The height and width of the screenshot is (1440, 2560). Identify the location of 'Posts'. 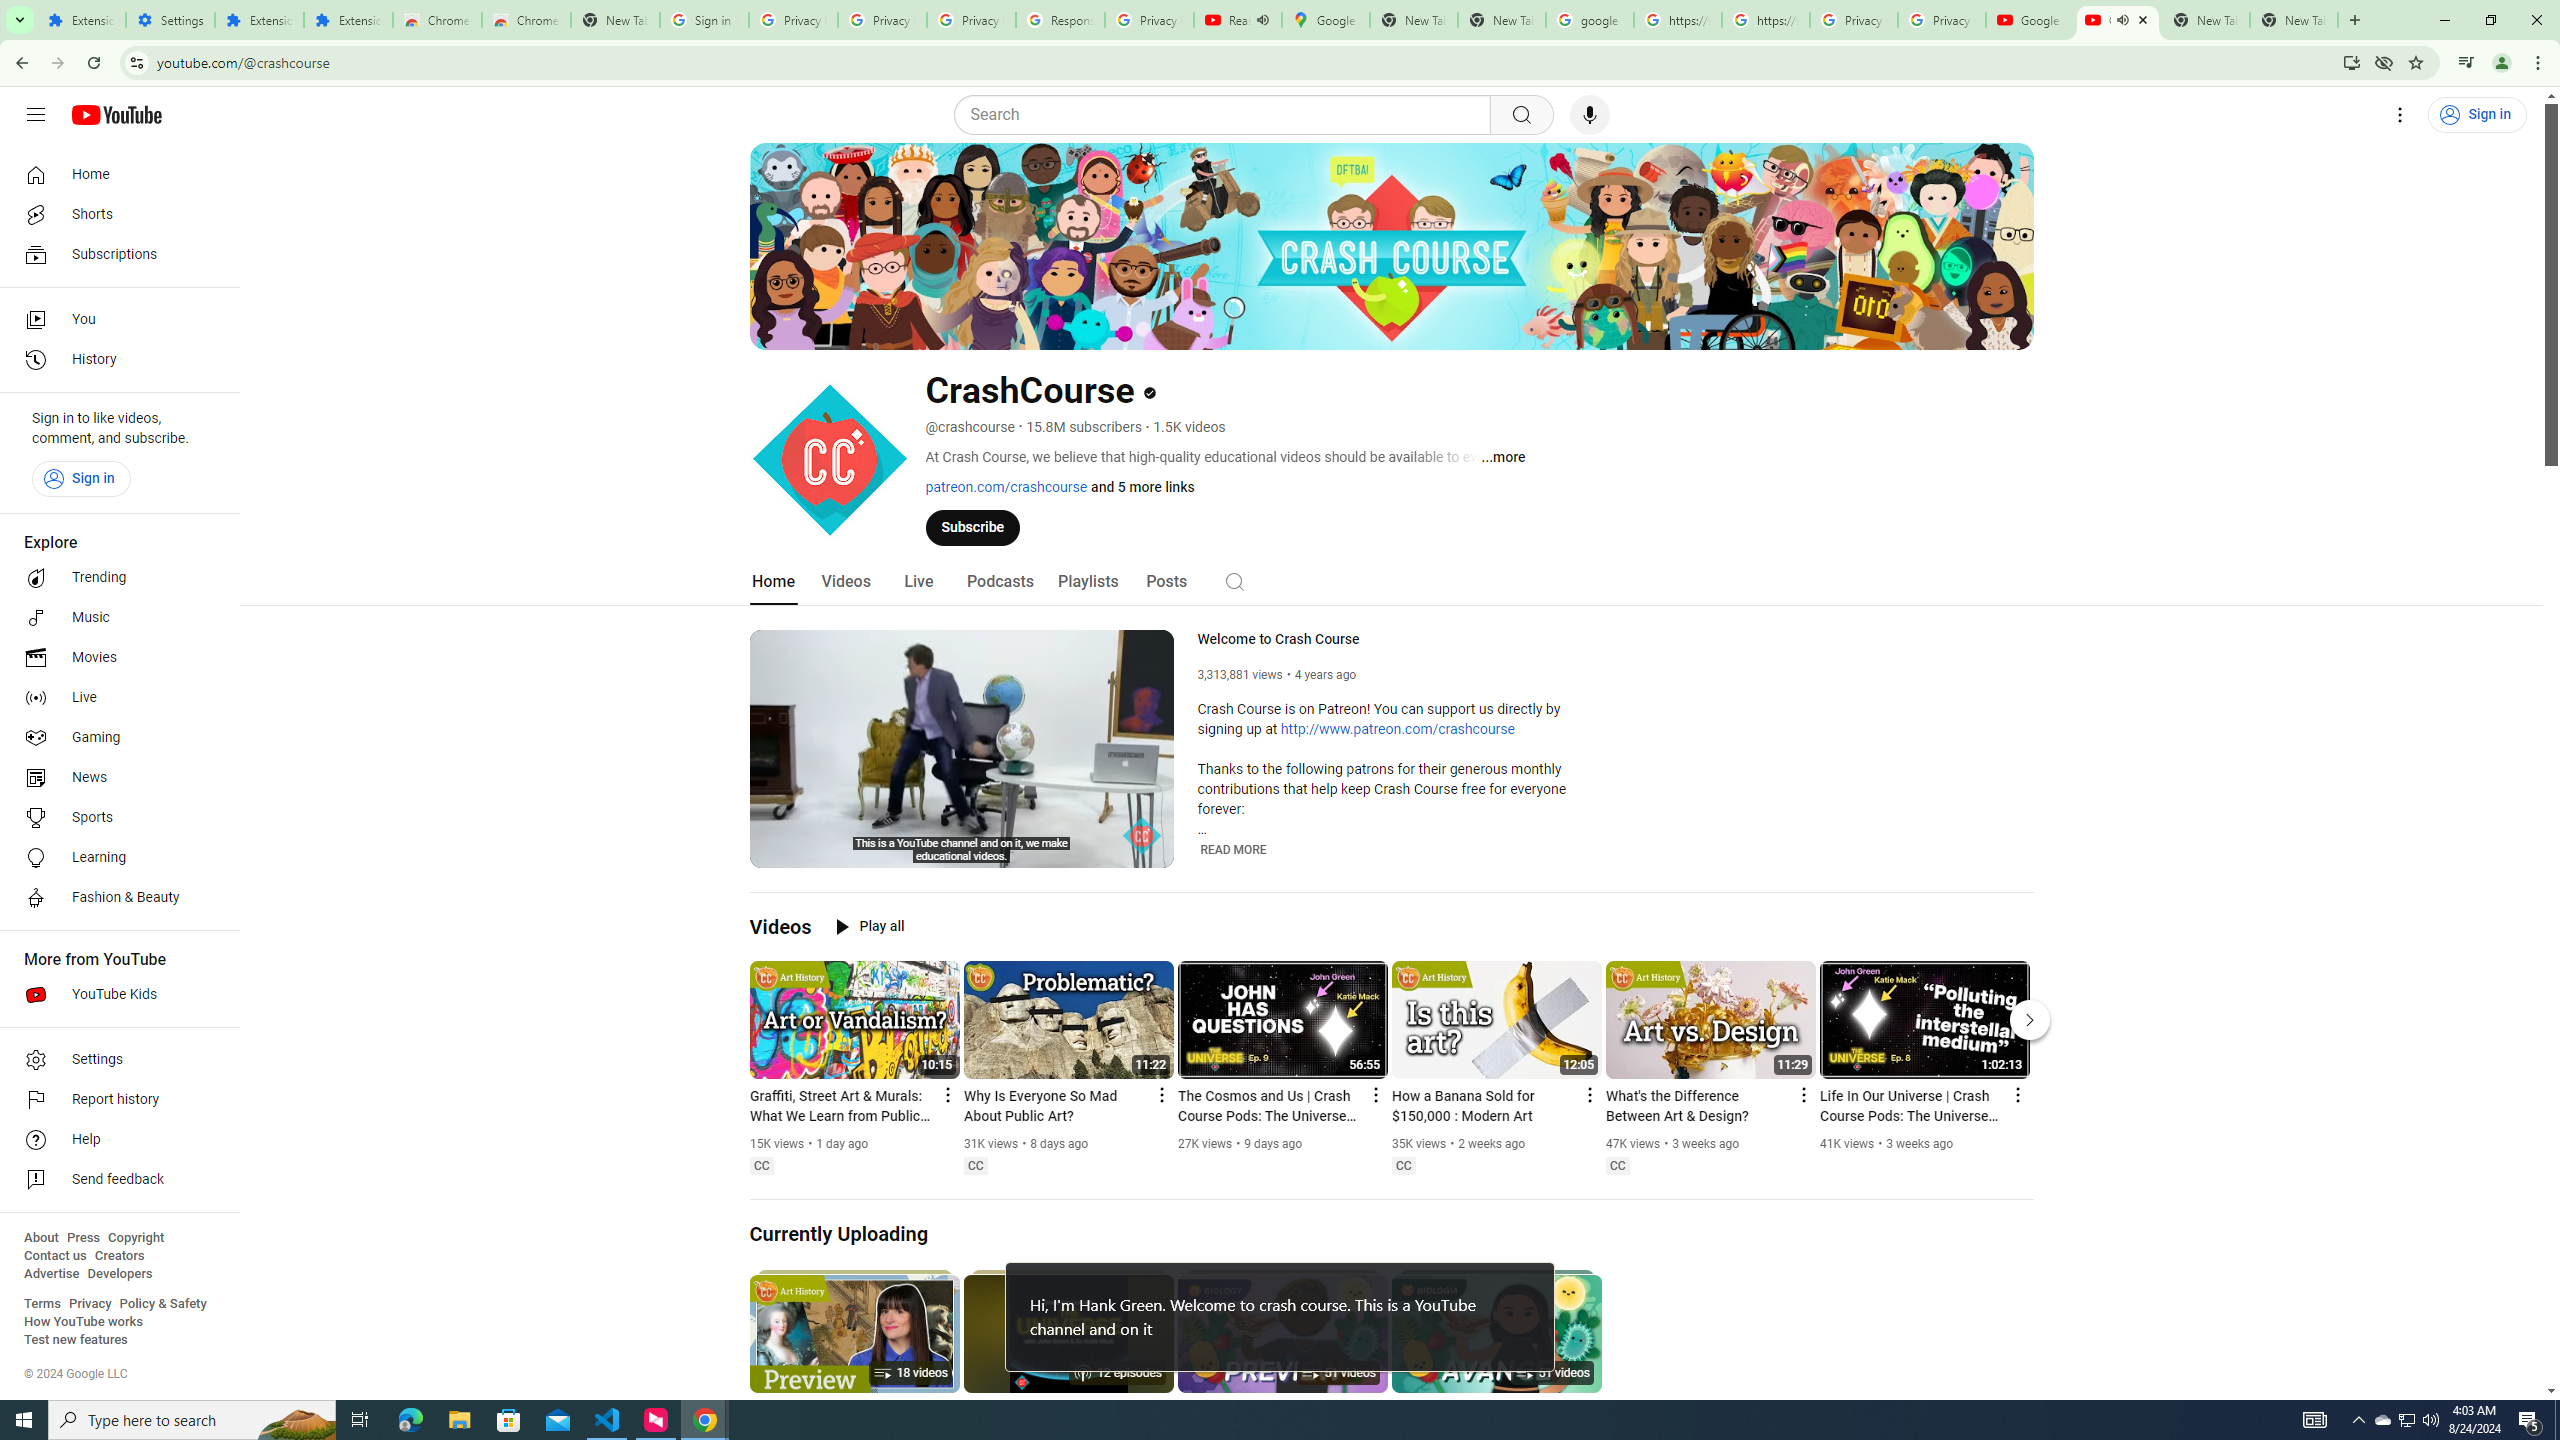
(1165, 581).